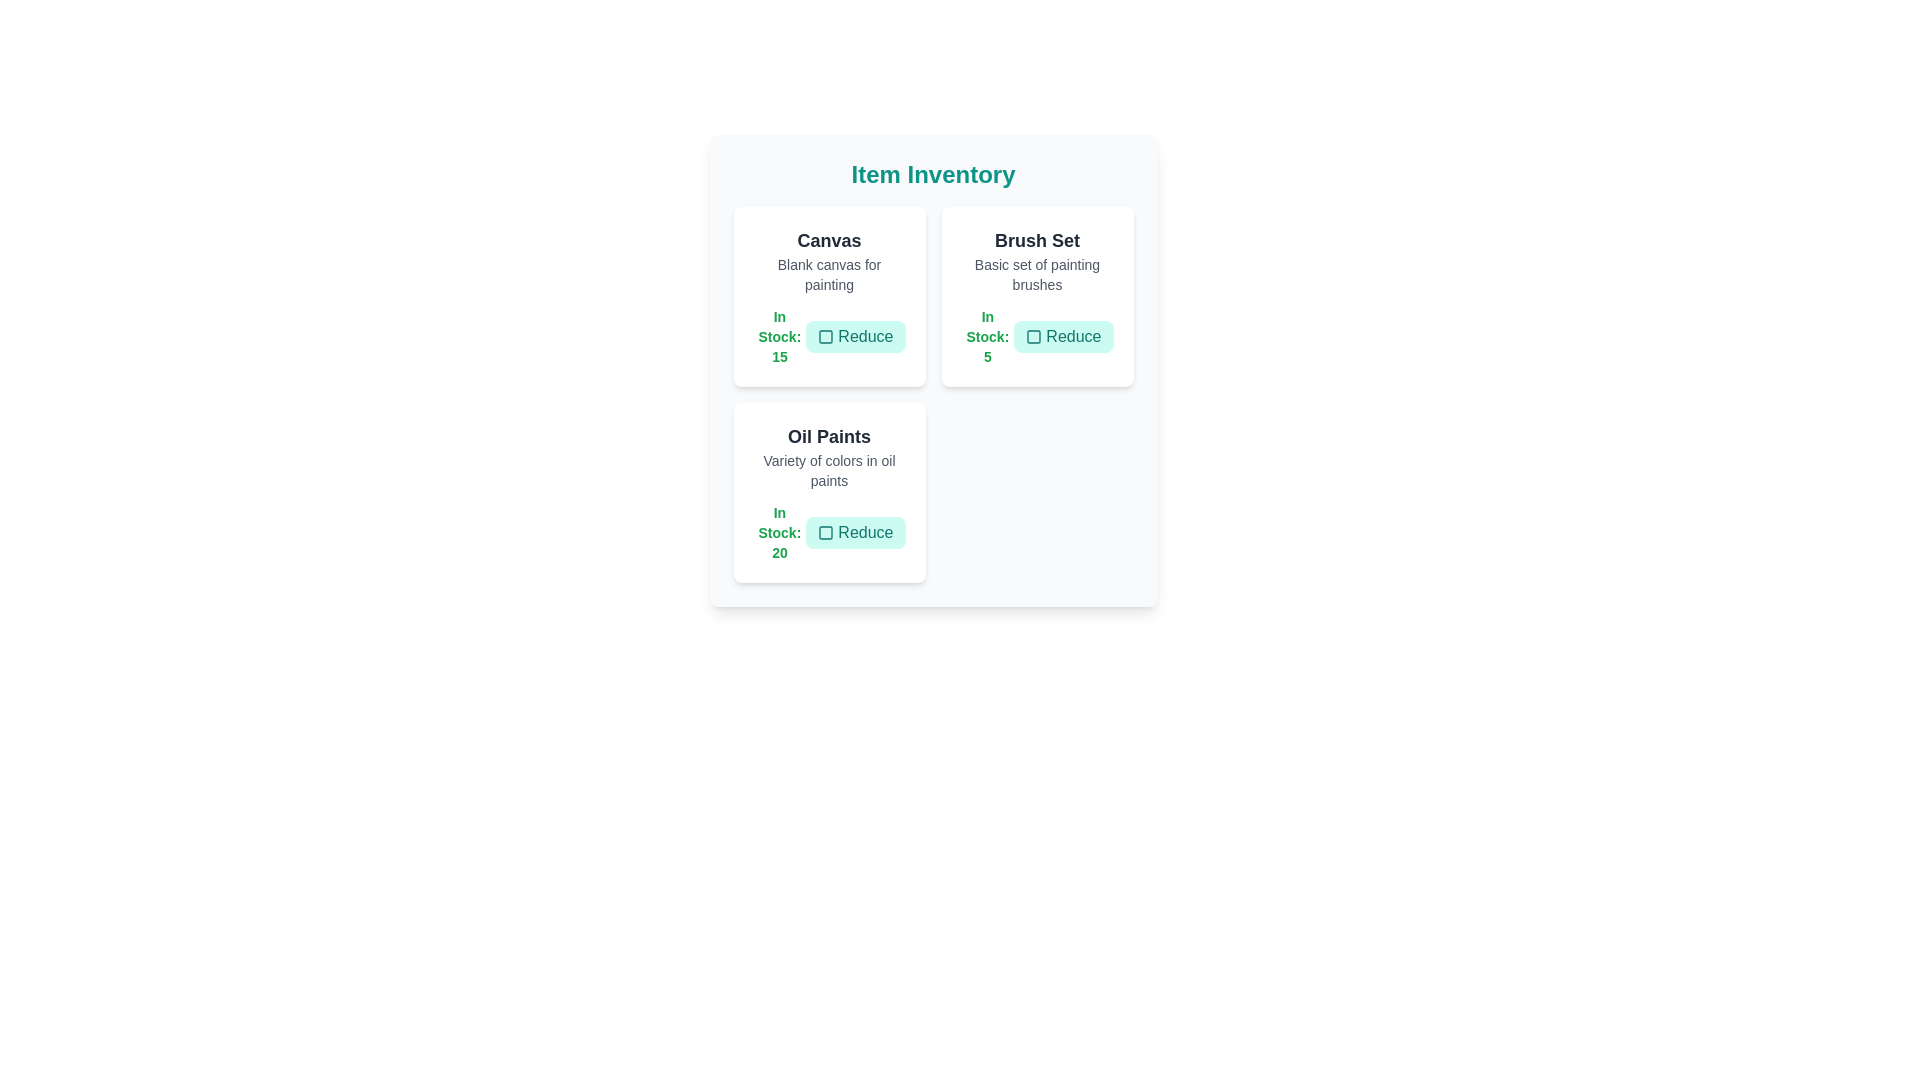 The image size is (1920, 1080). What do you see at coordinates (829, 493) in the screenshot?
I see `the item card for Oil Paints` at bounding box center [829, 493].